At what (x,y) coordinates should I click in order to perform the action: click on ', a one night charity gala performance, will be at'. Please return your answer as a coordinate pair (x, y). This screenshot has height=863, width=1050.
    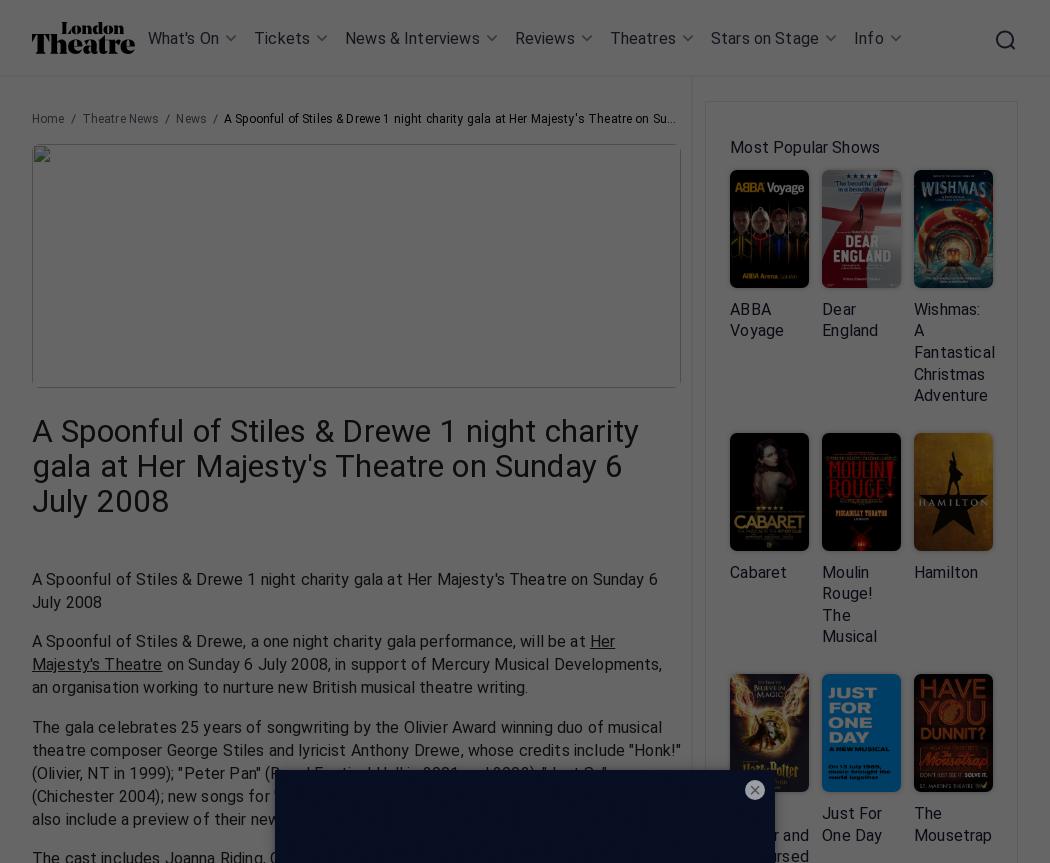
    Looking at the image, I should click on (242, 639).